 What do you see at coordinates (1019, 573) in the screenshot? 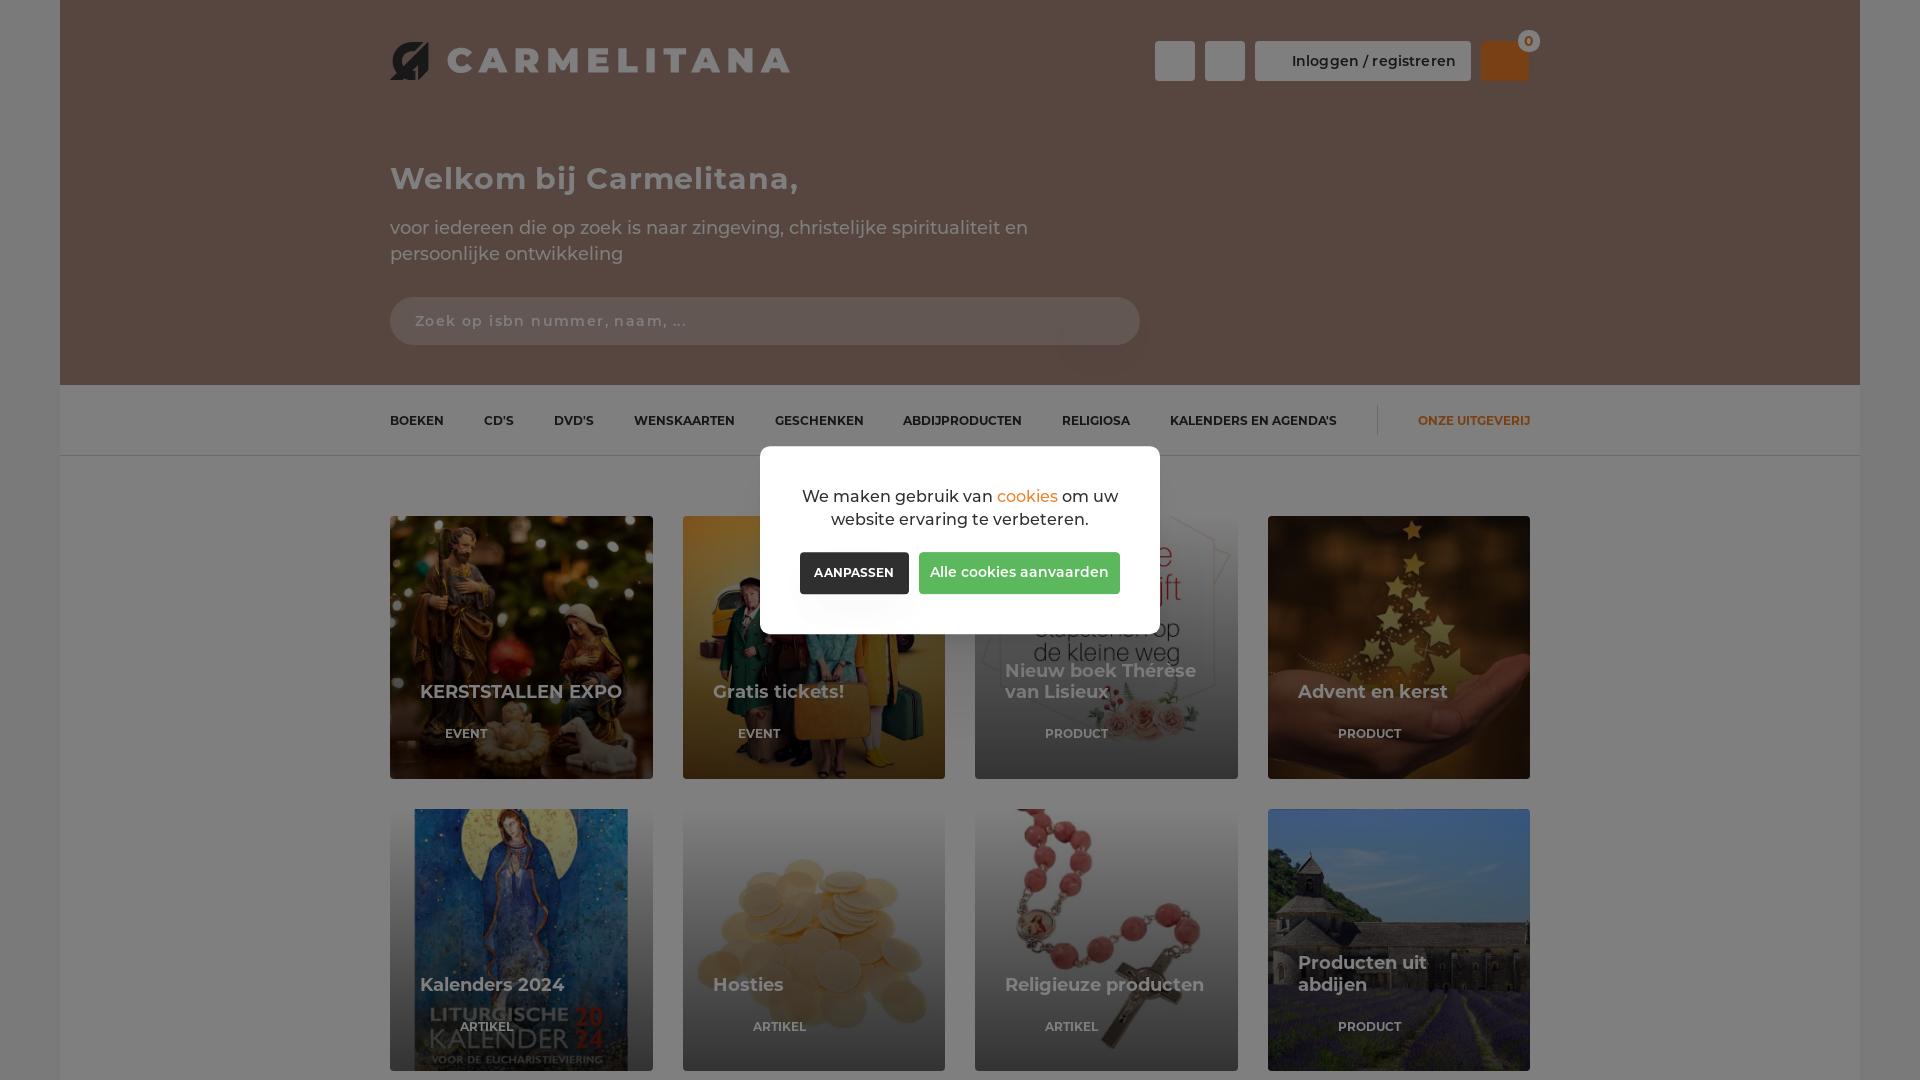
I see `'Alle cookies aanvaarden'` at bounding box center [1019, 573].